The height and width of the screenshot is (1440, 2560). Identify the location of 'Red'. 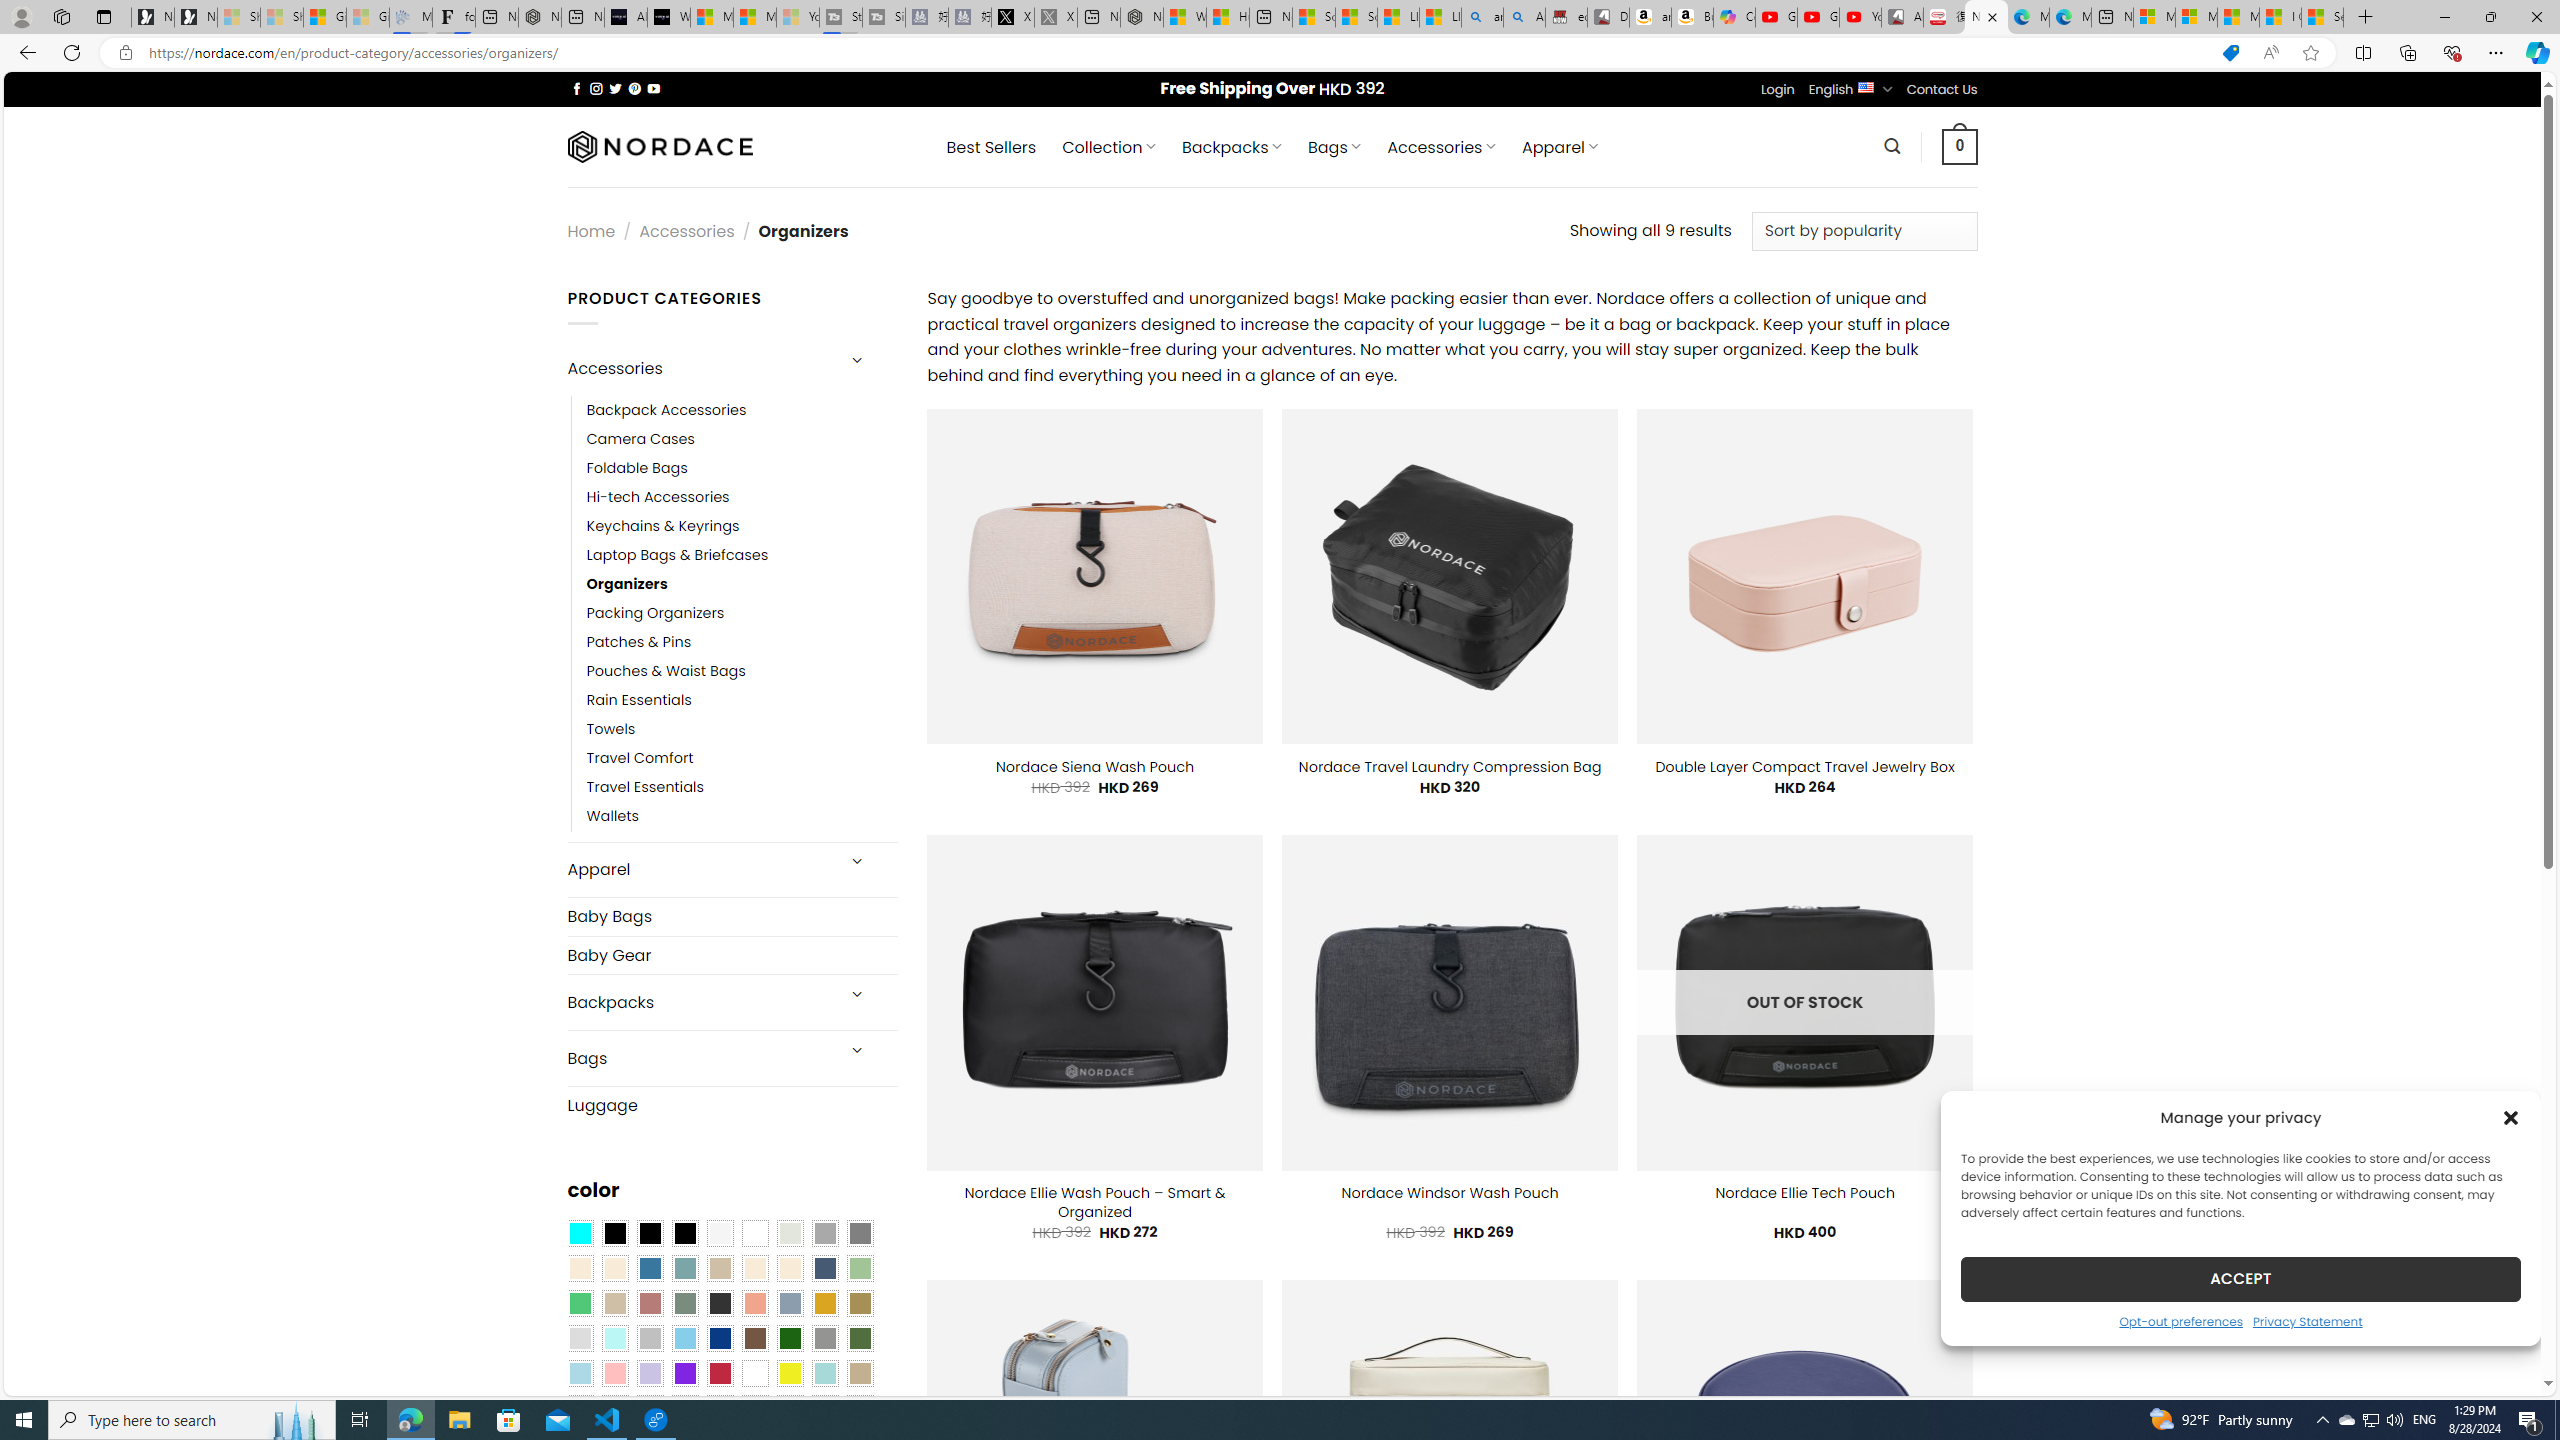
(718, 1372).